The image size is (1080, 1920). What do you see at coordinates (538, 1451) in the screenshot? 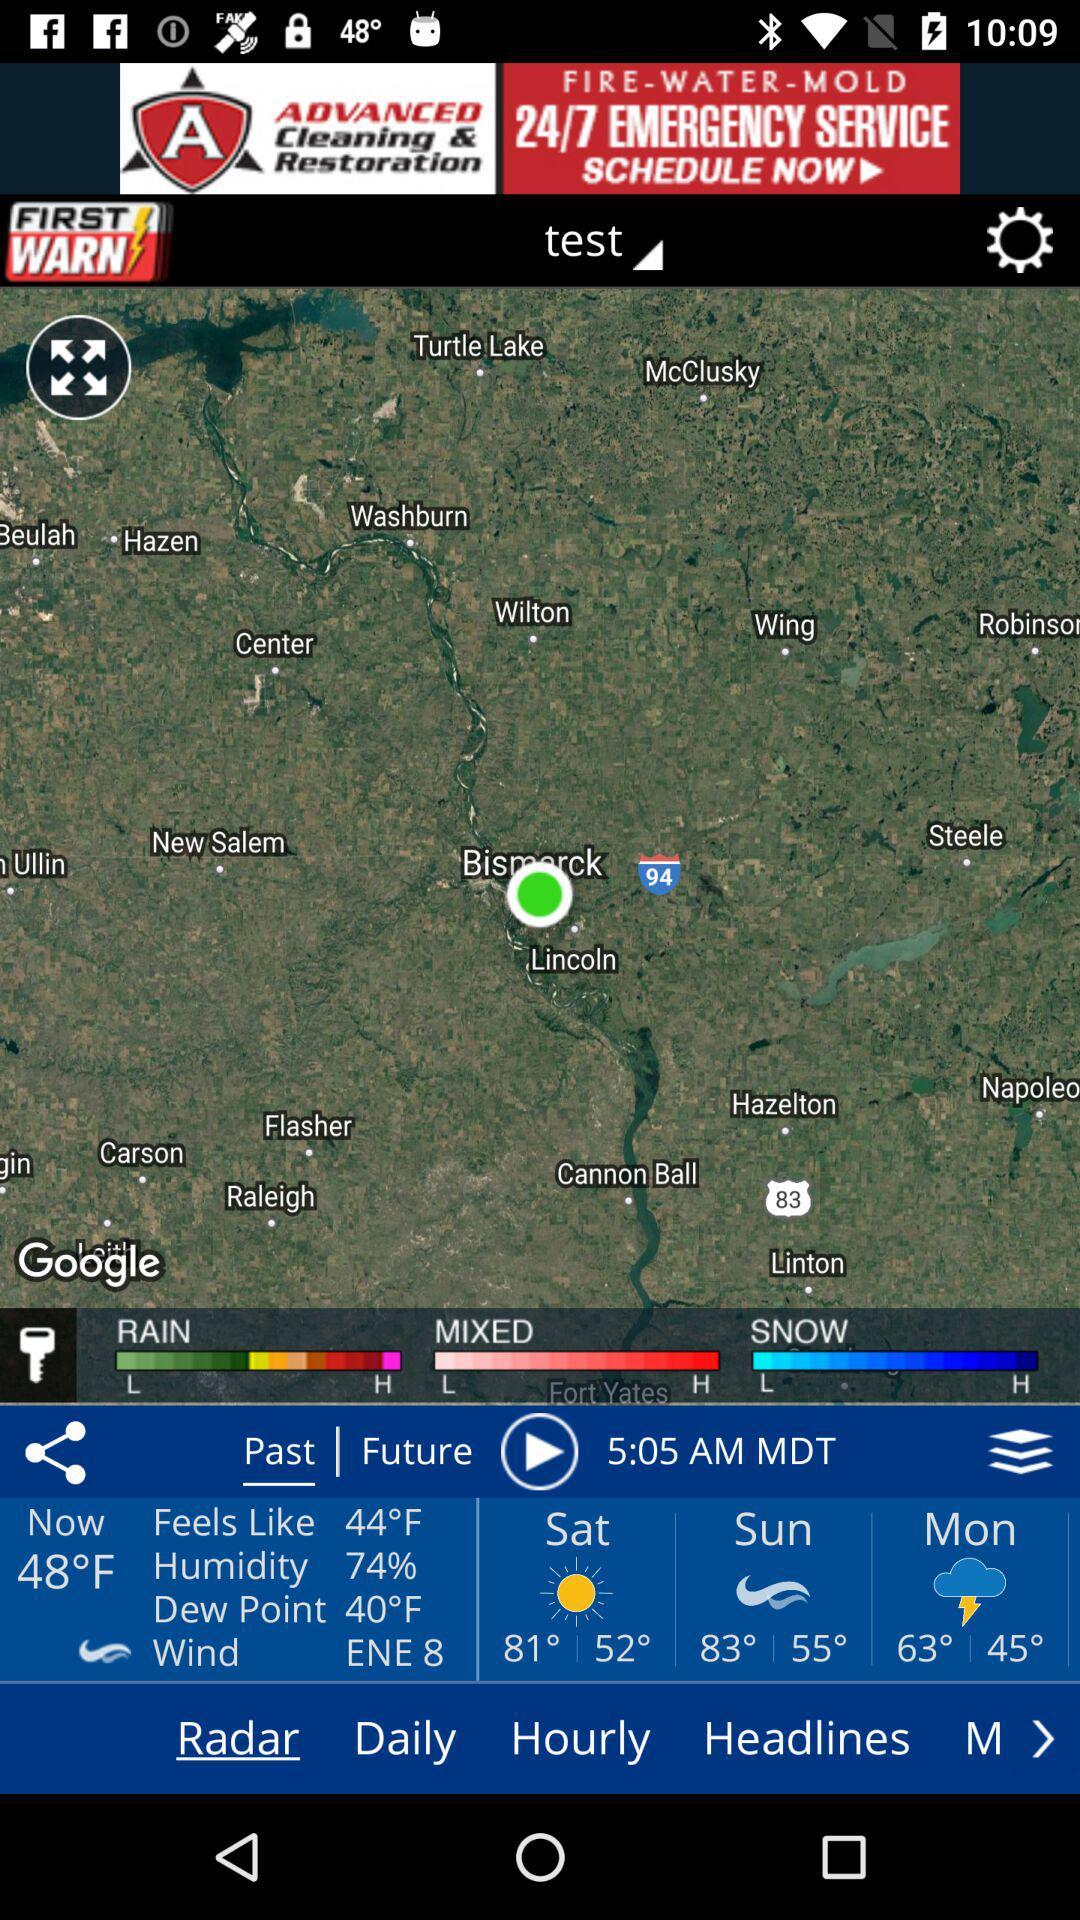
I see `the item to the left of the 5 05 am icon` at bounding box center [538, 1451].